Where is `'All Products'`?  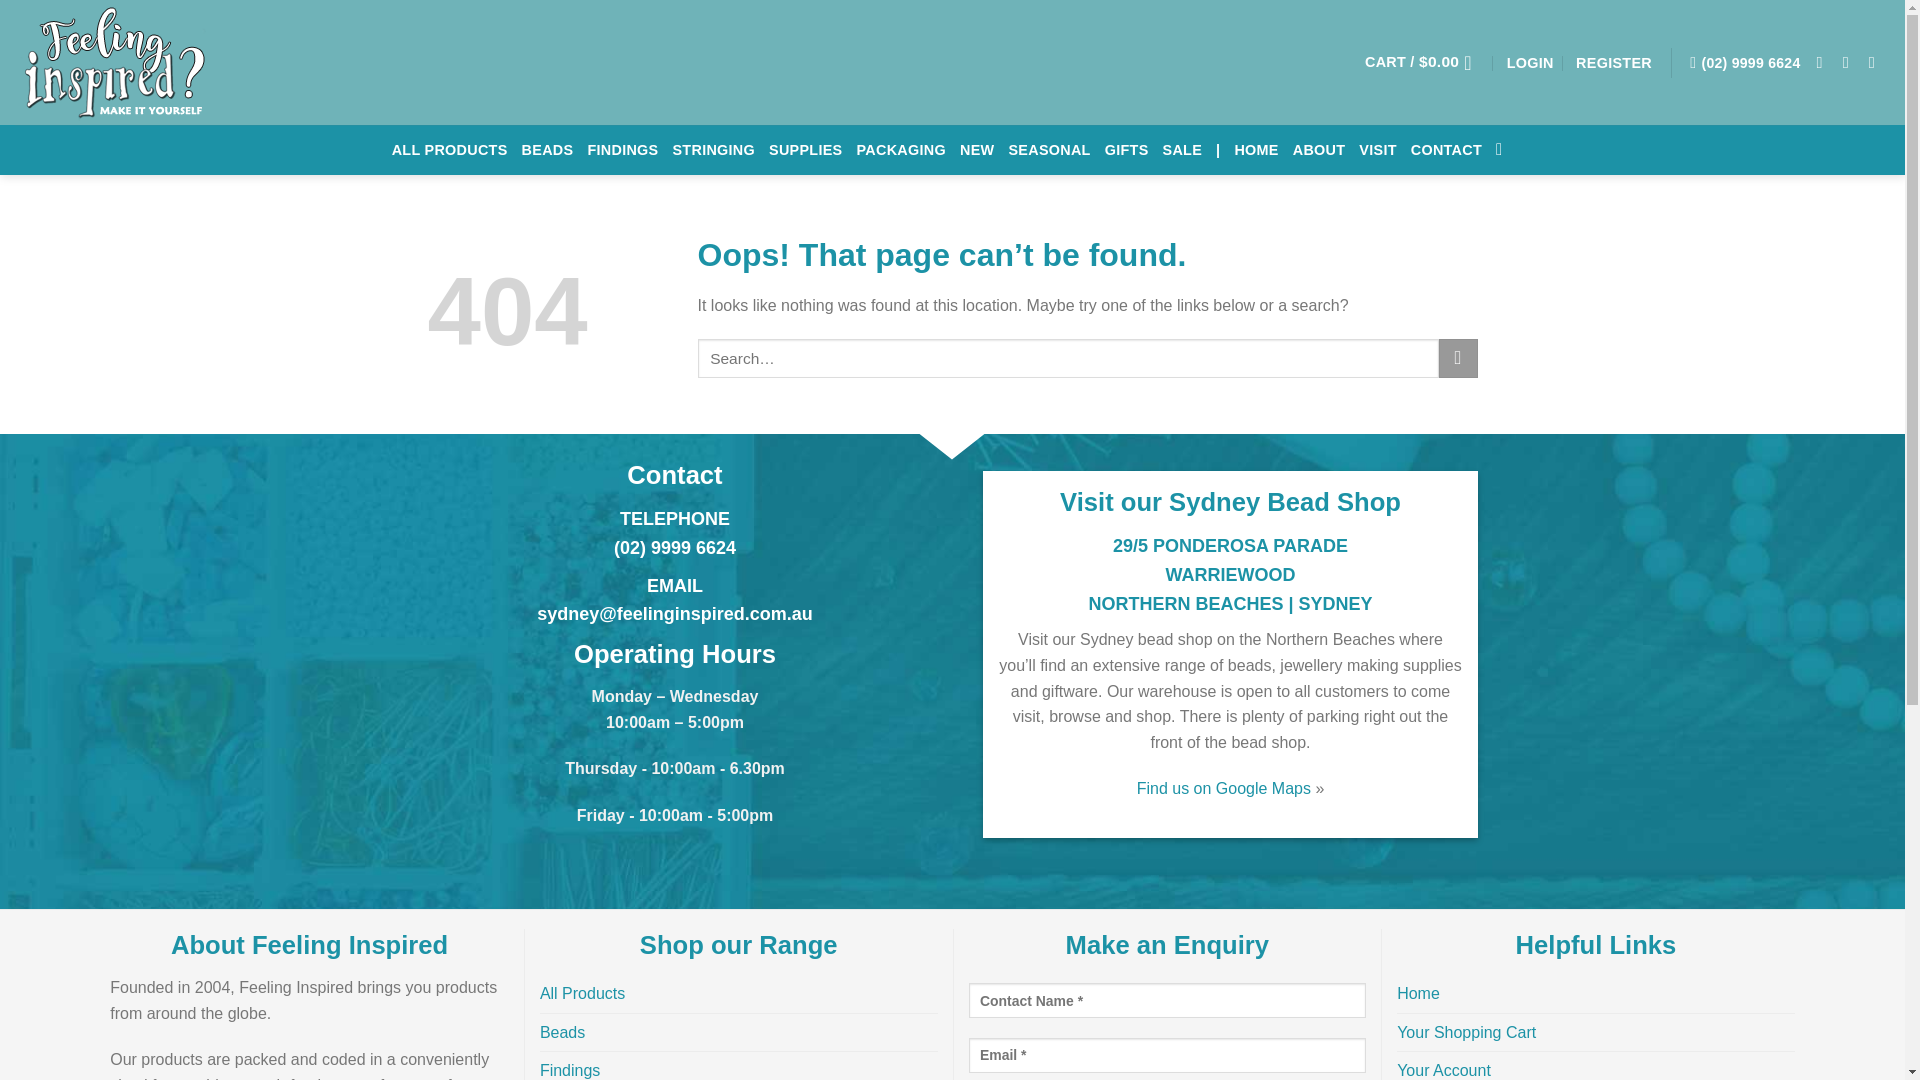 'All Products' is located at coordinates (581, 994).